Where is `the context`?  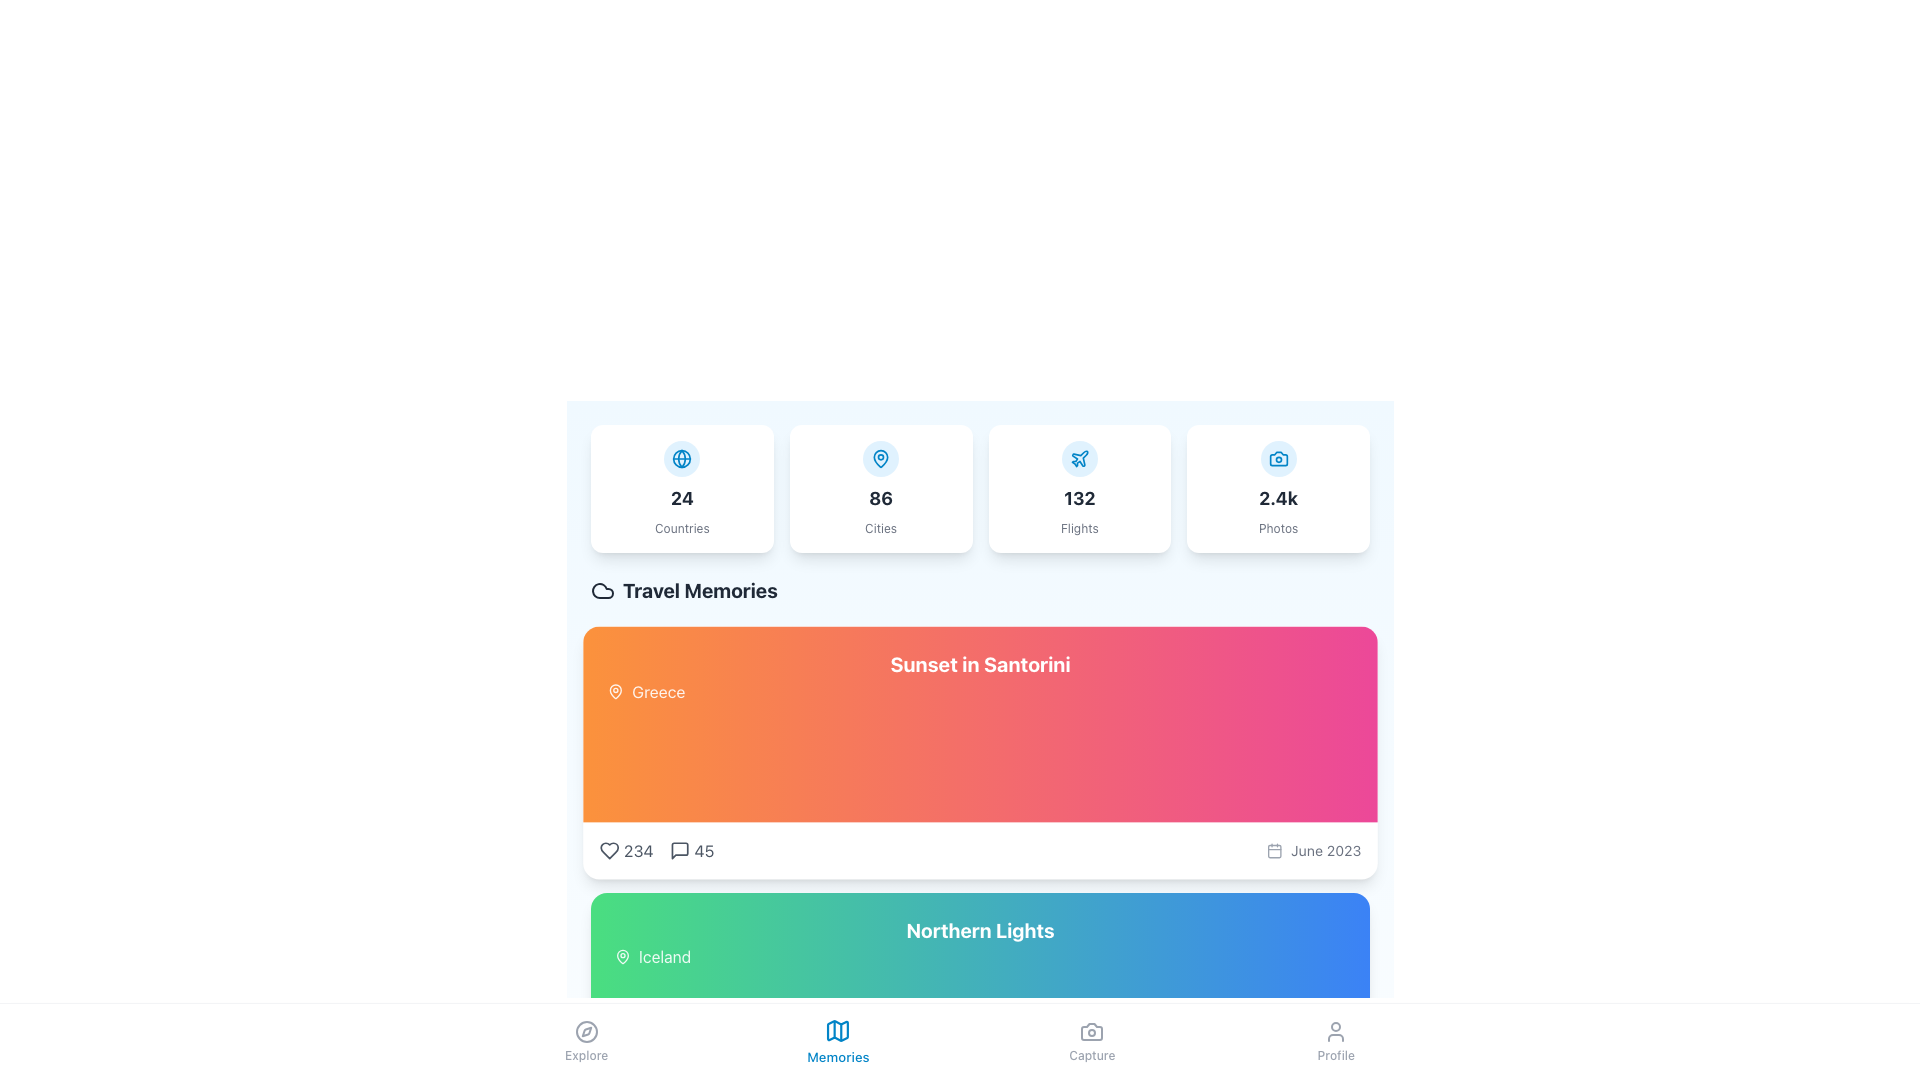 the context is located at coordinates (665, 955).